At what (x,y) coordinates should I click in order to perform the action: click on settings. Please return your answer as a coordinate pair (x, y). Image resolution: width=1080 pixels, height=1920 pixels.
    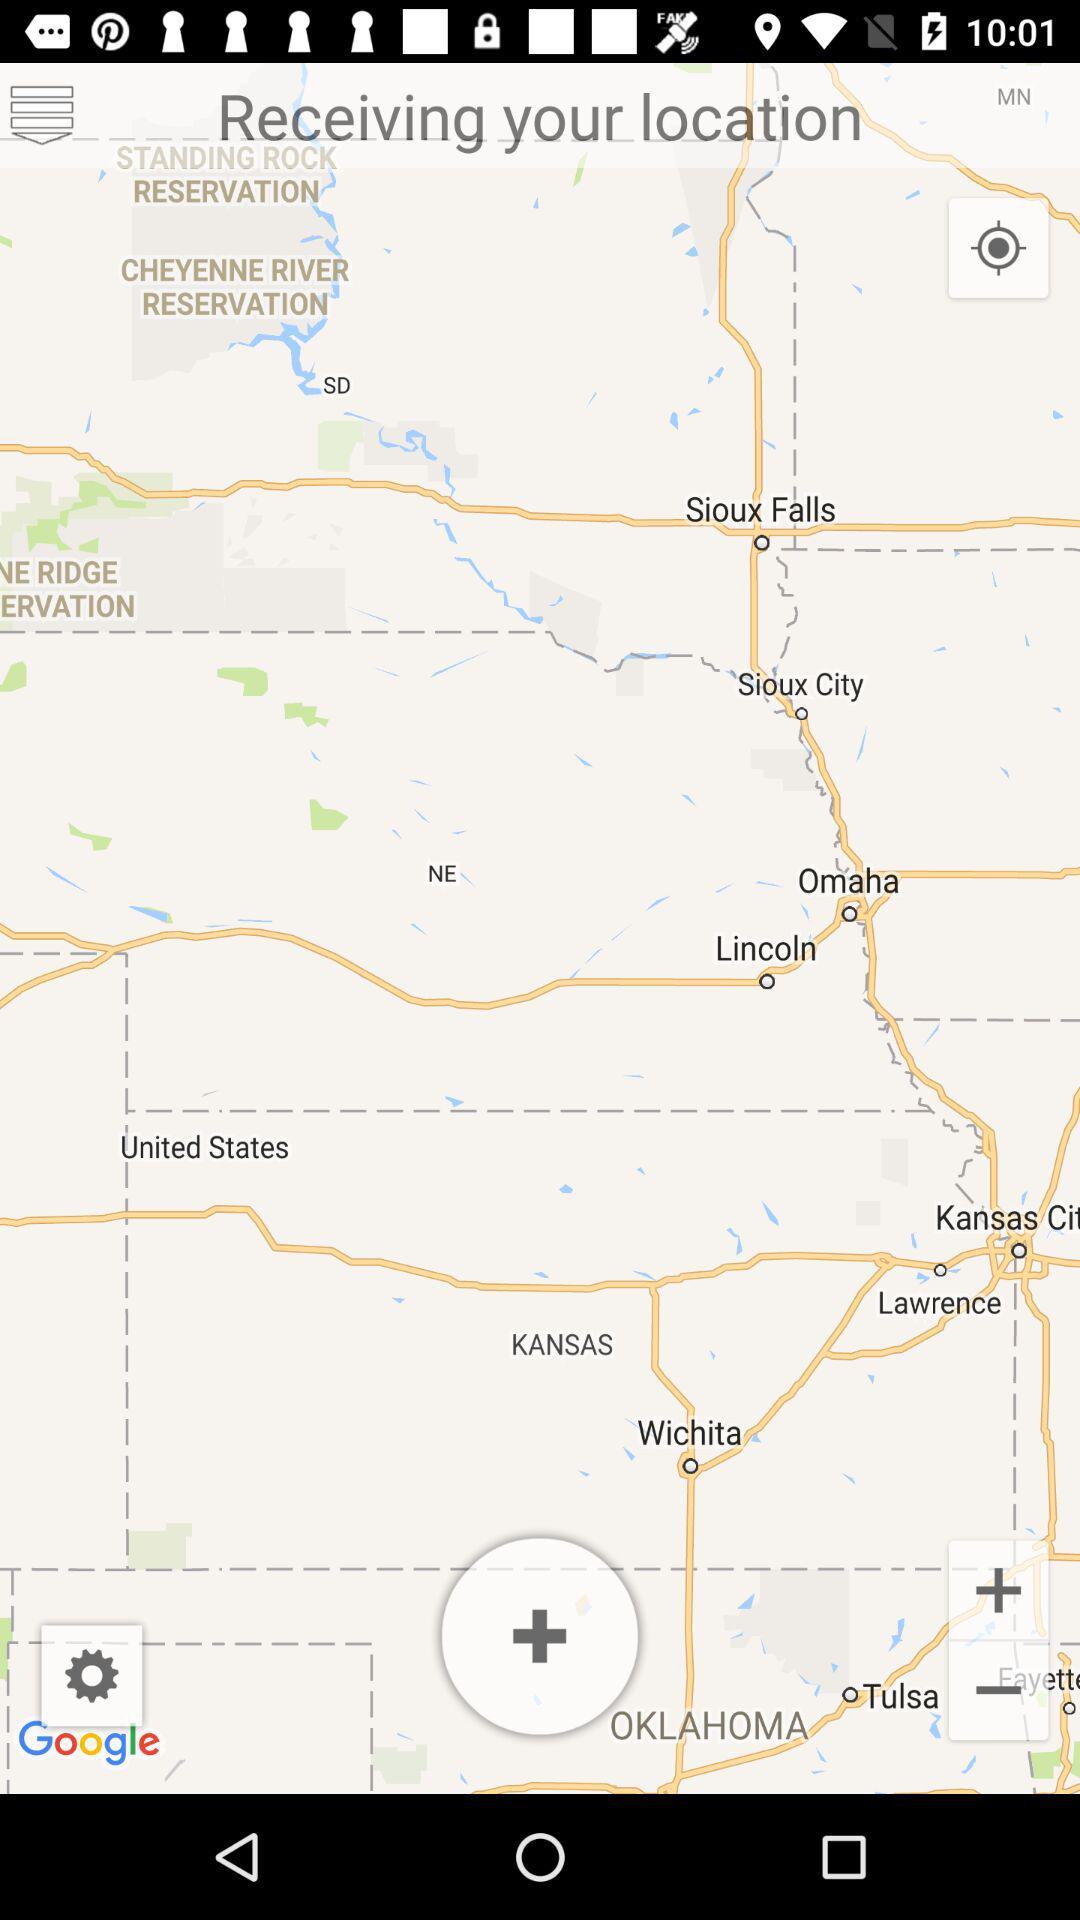
    Looking at the image, I should click on (91, 1675).